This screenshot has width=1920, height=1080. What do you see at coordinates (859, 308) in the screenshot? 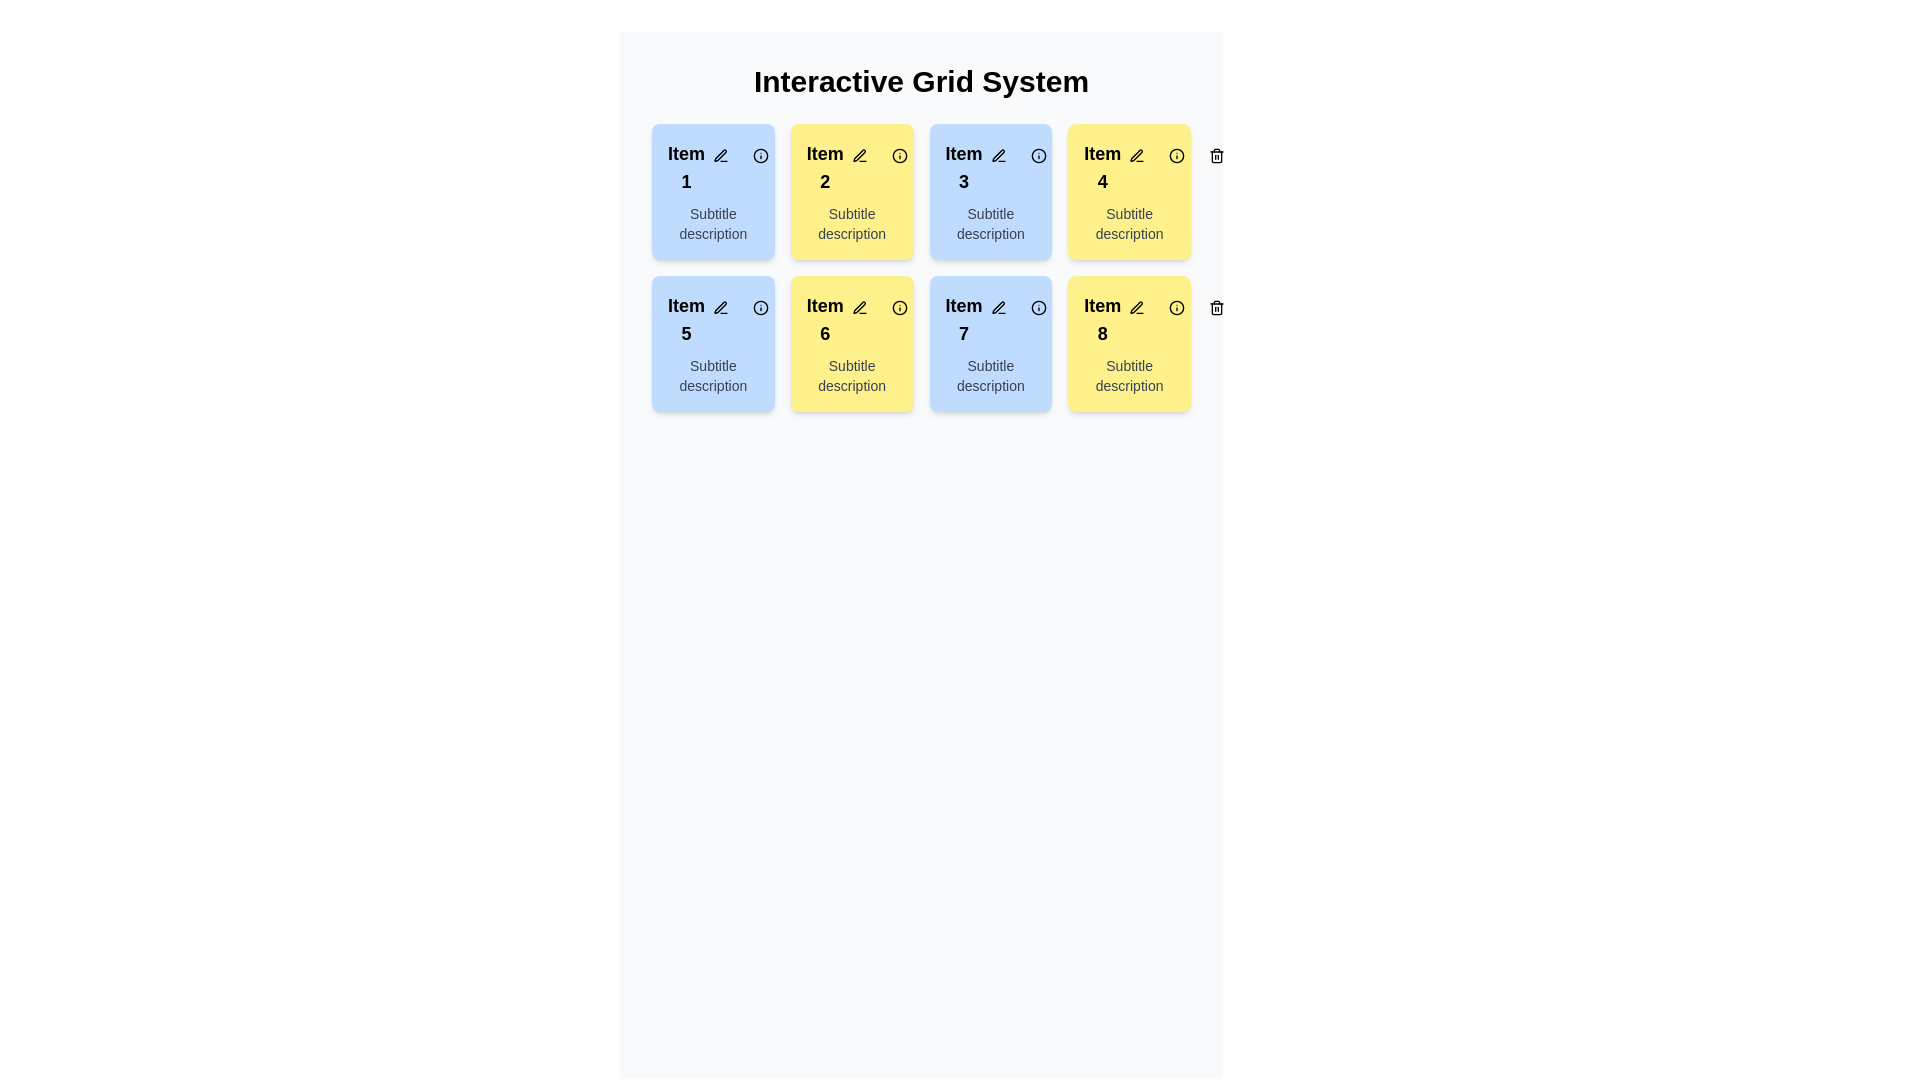
I see `the circular button with a pen icon located to the right of the sixth item in the grid layout` at bounding box center [859, 308].